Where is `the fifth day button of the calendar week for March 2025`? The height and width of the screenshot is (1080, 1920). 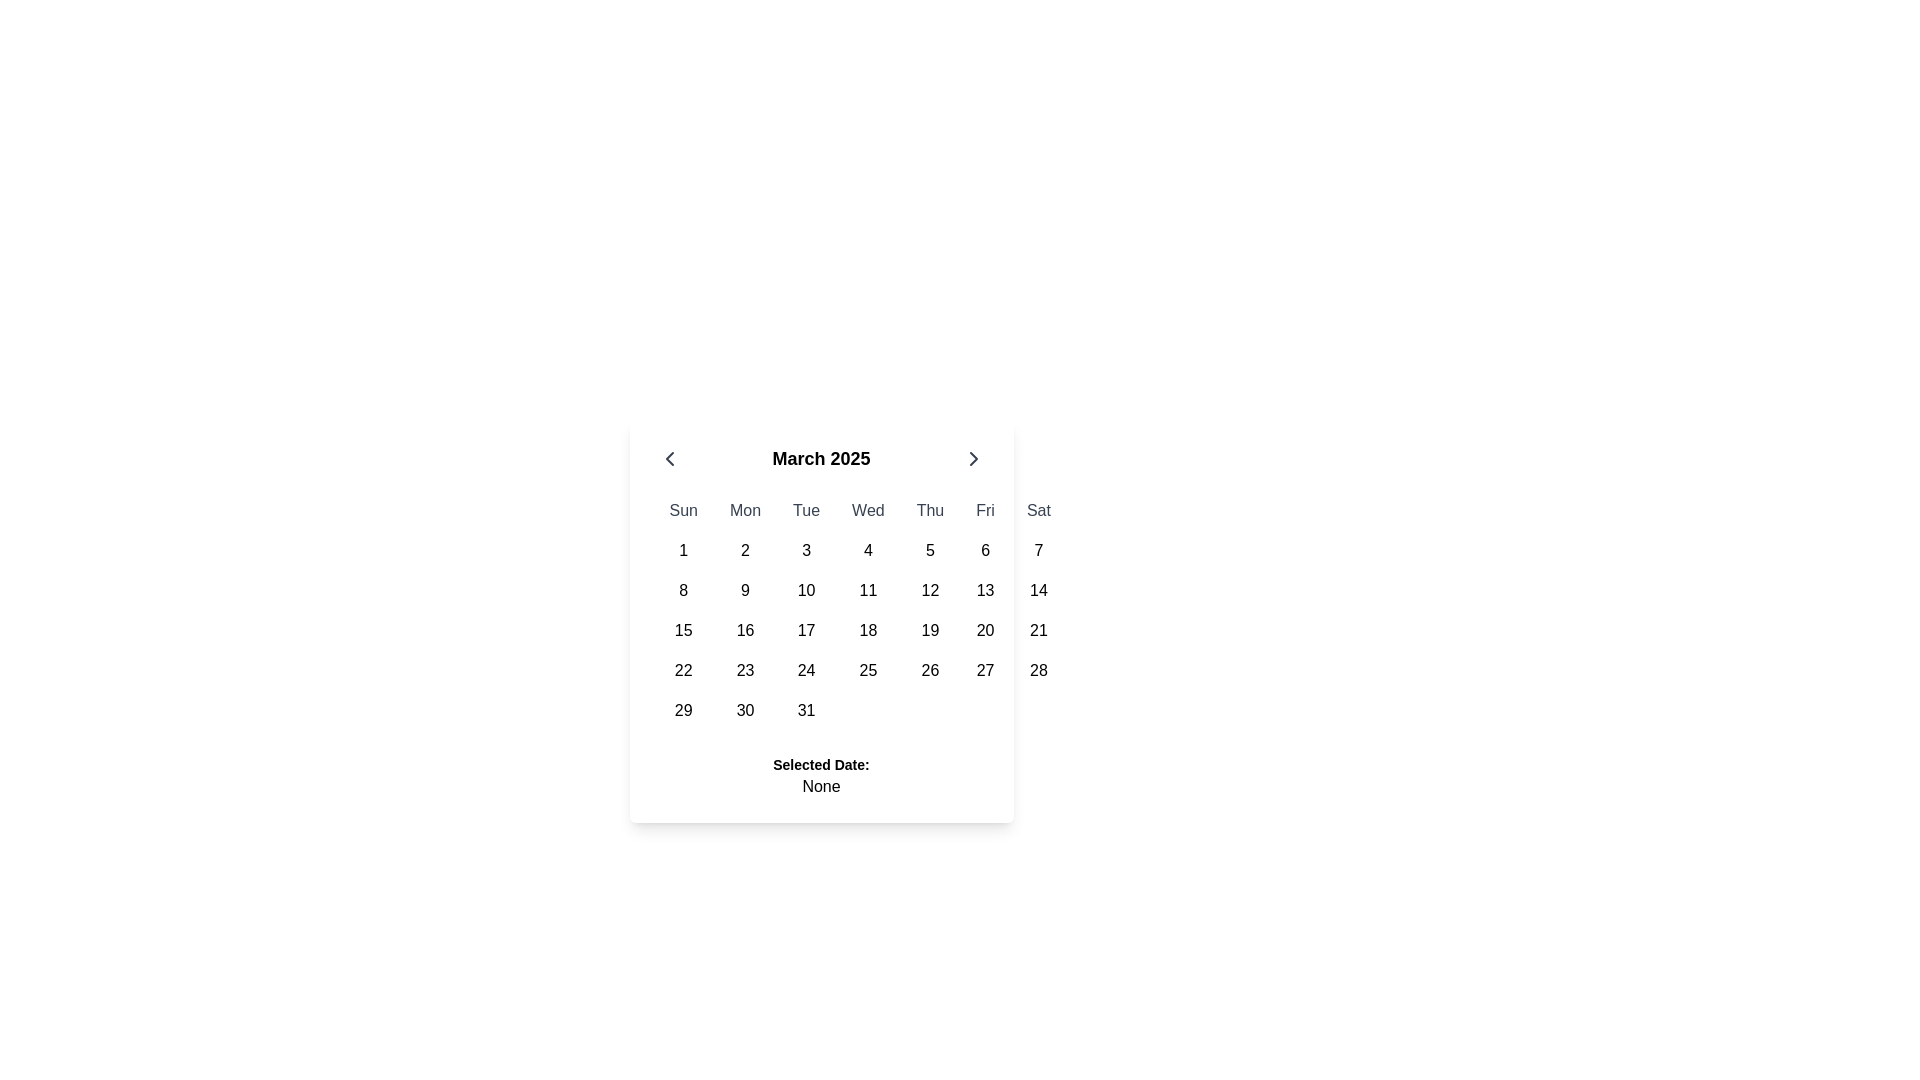 the fifth day button of the calendar week for March 2025 is located at coordinates (929, 551).